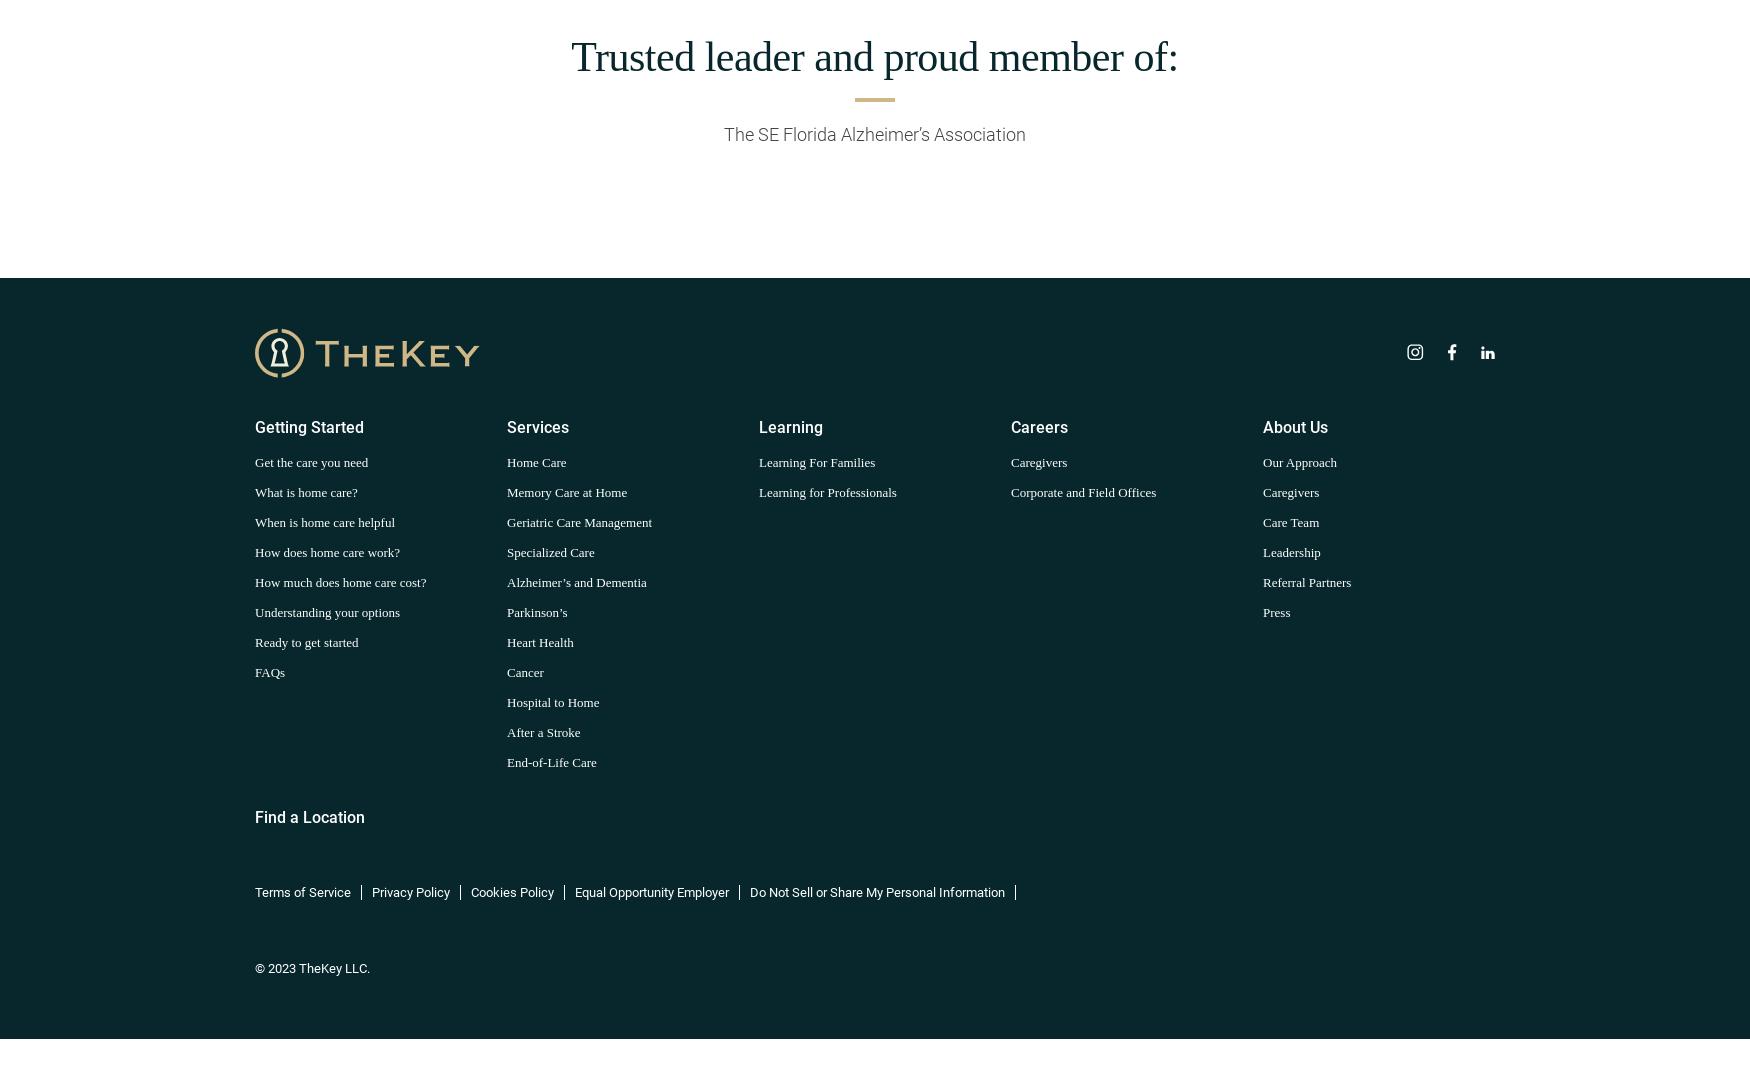 The image size is (1750, 1069). What do you see at coordinates (410, 890) in the screenshot?
I see `'Privacy Policy'` at bounding box center [410, 890].